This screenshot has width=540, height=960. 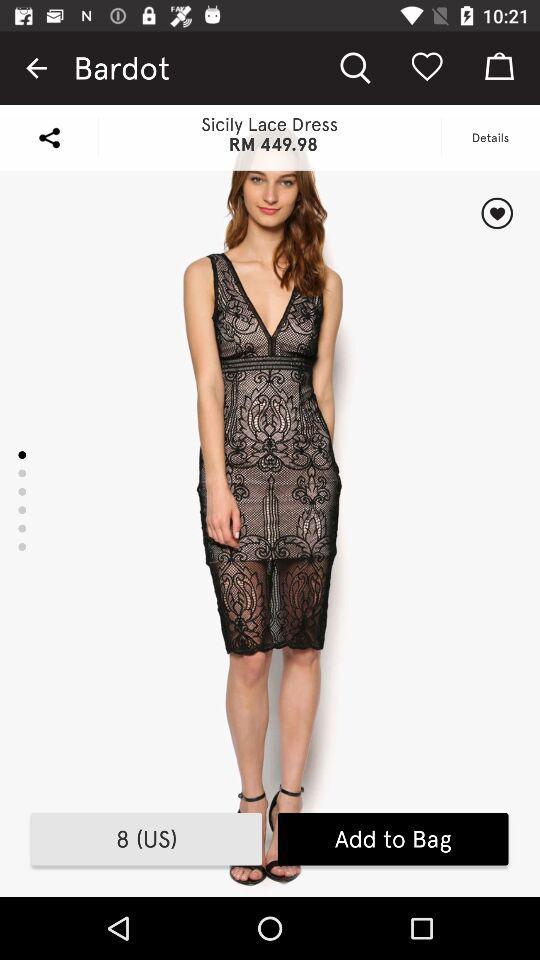 What do you see at coordinates (49, 136) in the screenshot?
I see `share` at bounding box center [49, 136].